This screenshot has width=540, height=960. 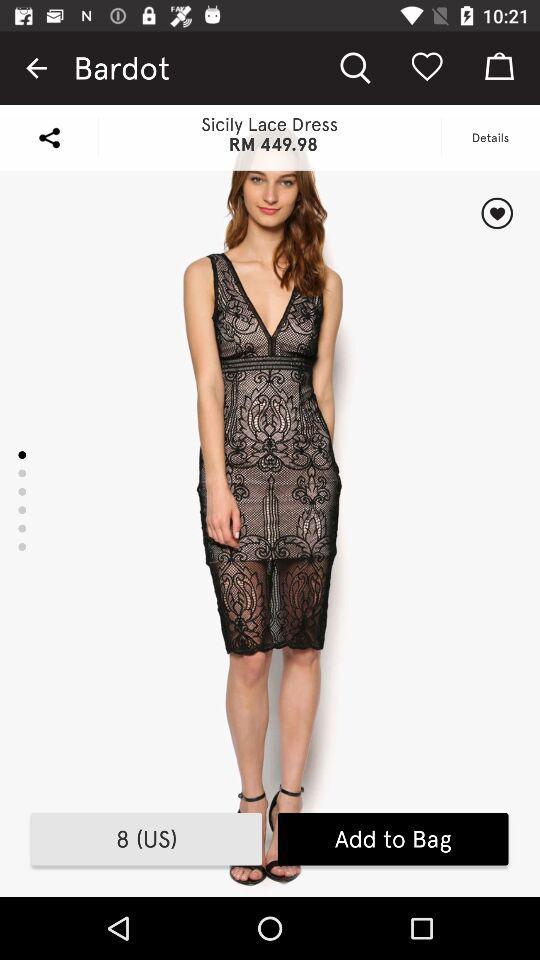 What do you see at coordinates (49, 136) in the screenshot?
I see `share` at bounding box center [49, 136].